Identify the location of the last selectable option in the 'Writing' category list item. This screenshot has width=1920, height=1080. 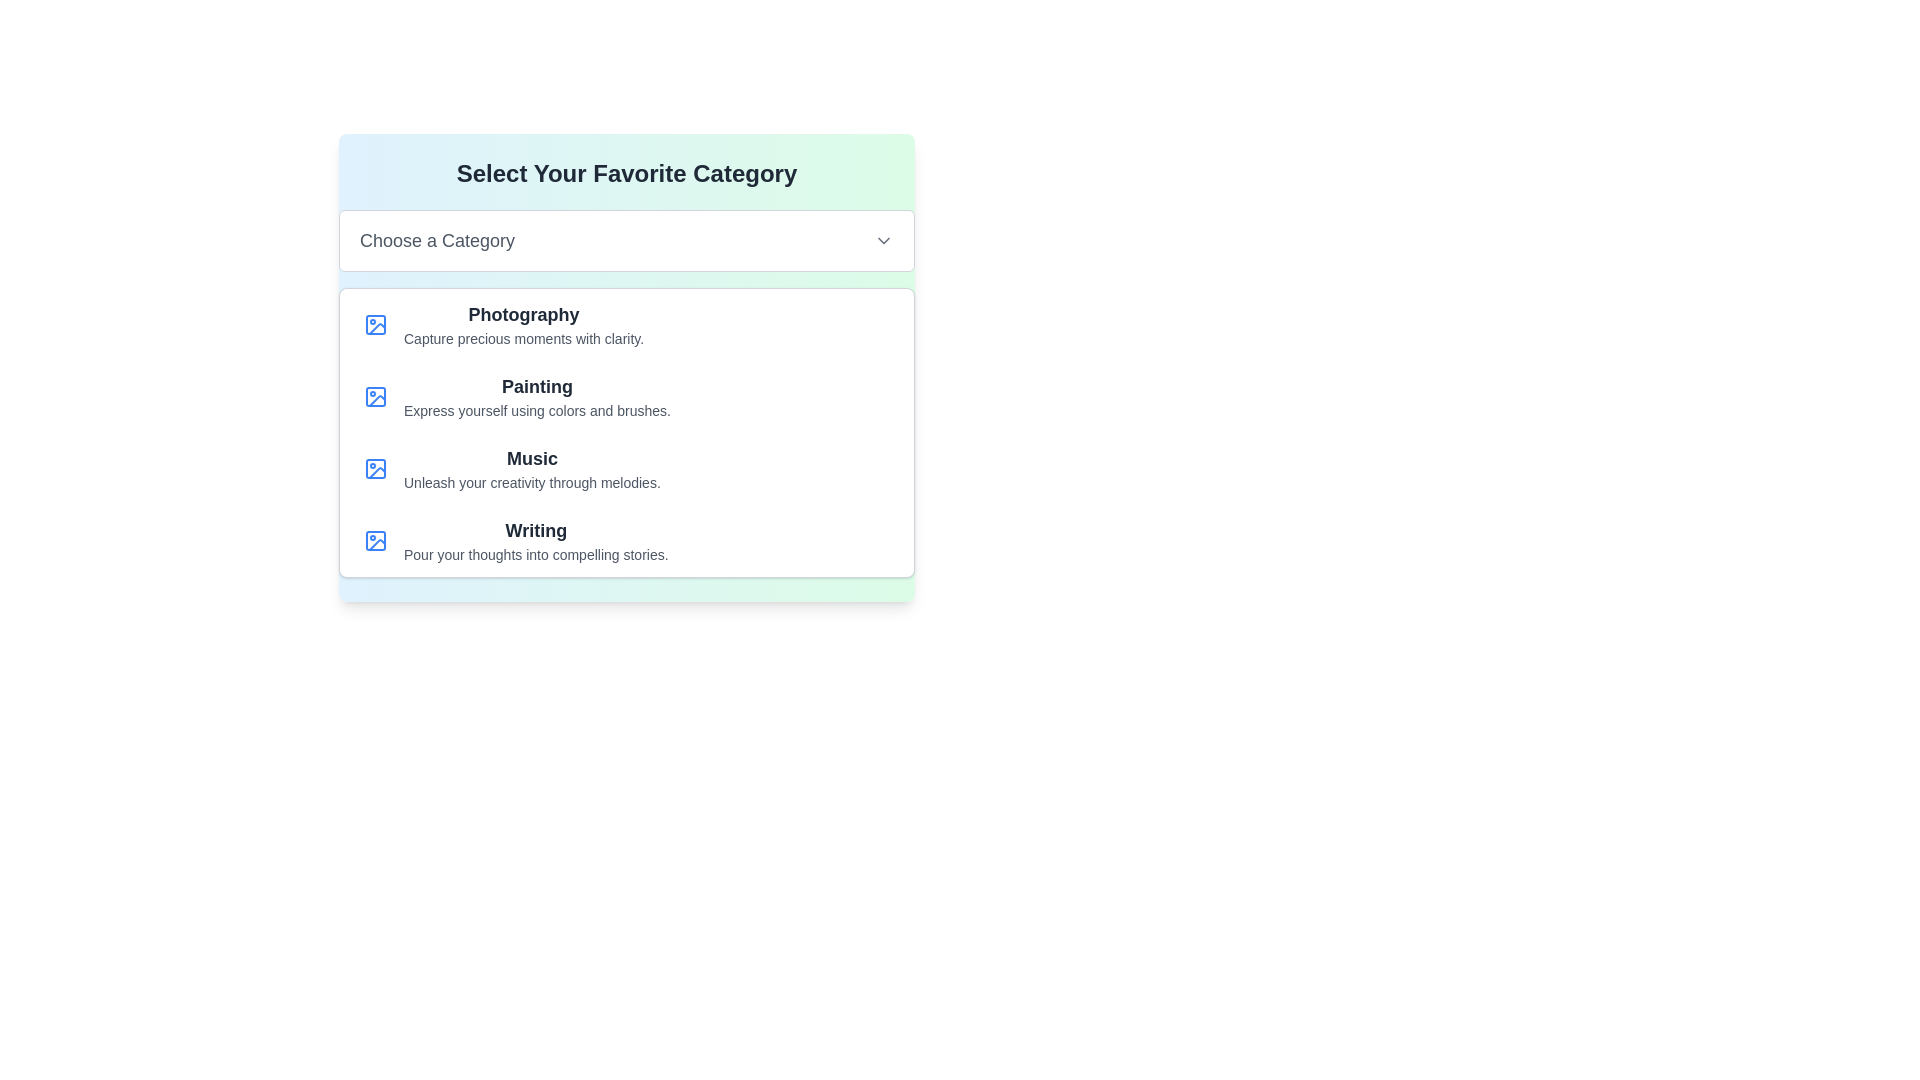
(626, 540).